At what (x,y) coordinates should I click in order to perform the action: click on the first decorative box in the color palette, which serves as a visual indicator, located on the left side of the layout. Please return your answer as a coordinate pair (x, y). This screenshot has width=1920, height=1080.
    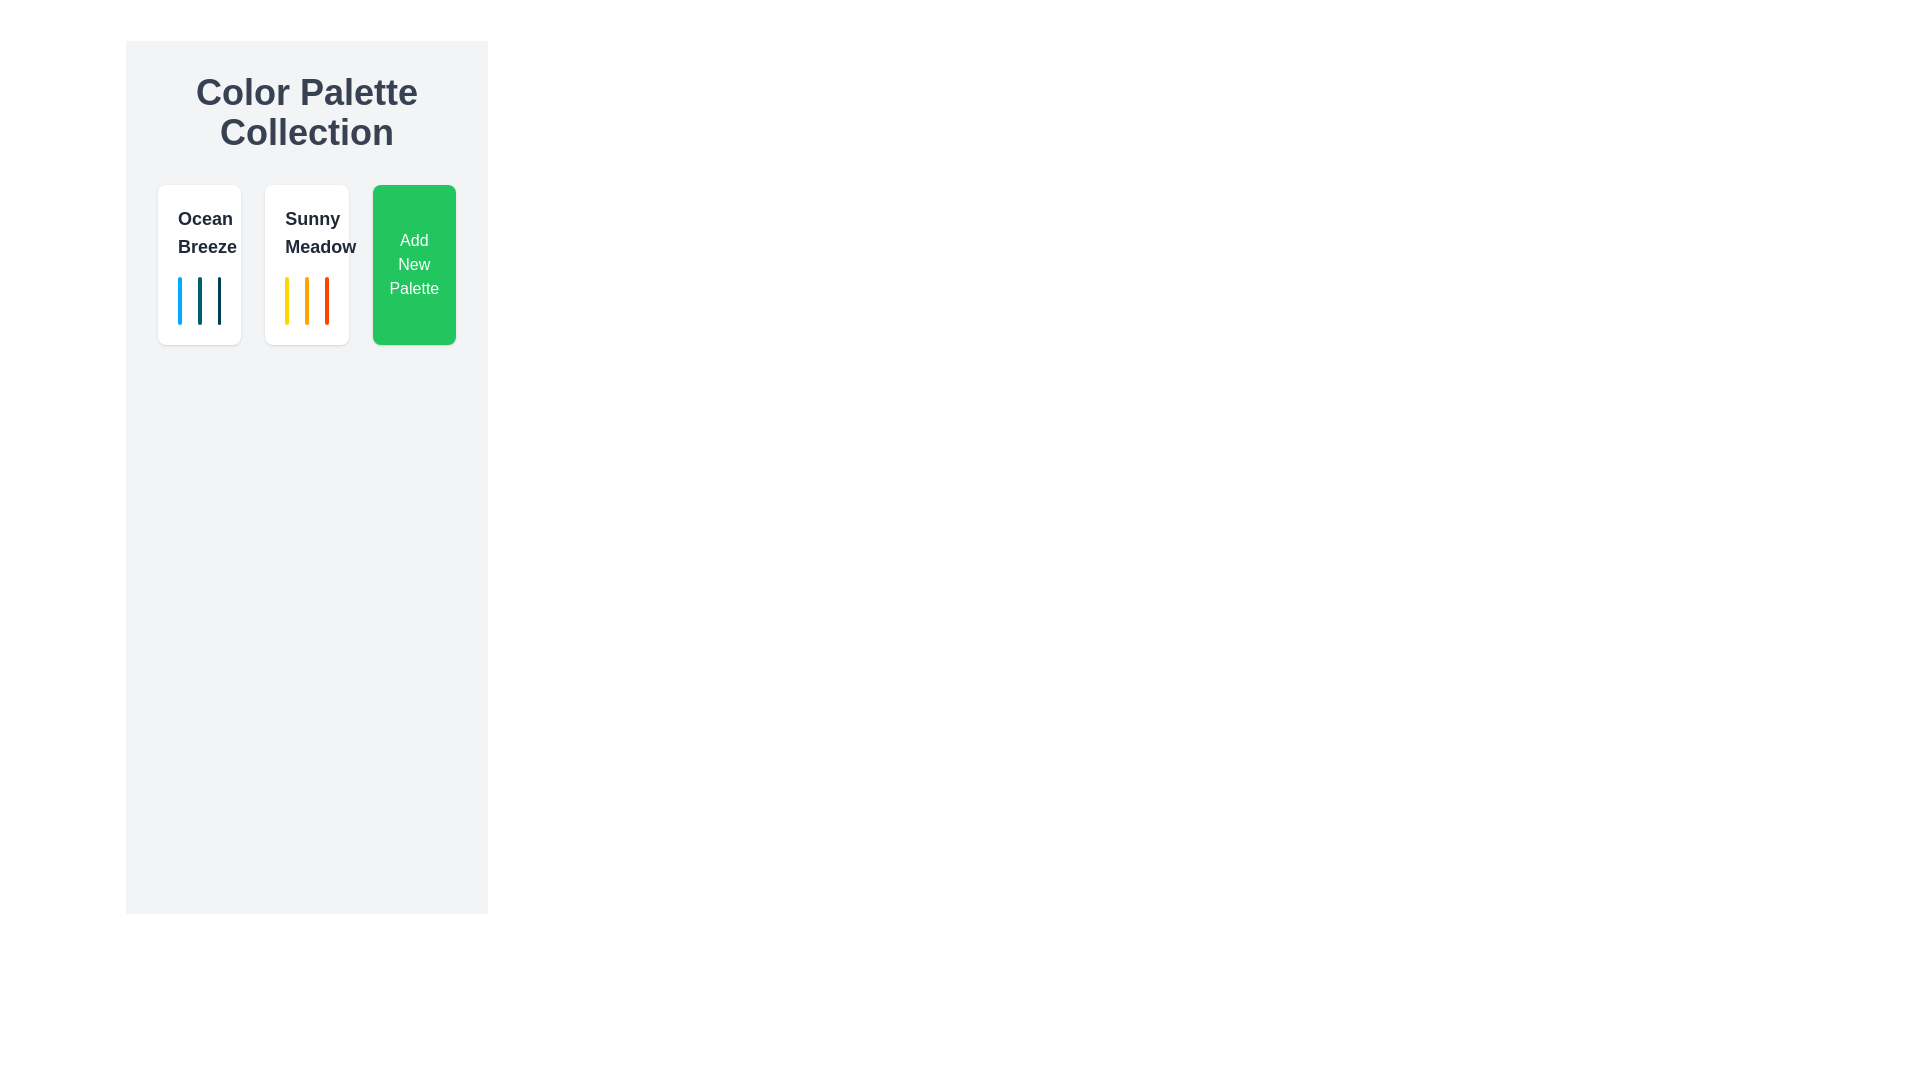
    Looking at the image, I should click on (179, 300).